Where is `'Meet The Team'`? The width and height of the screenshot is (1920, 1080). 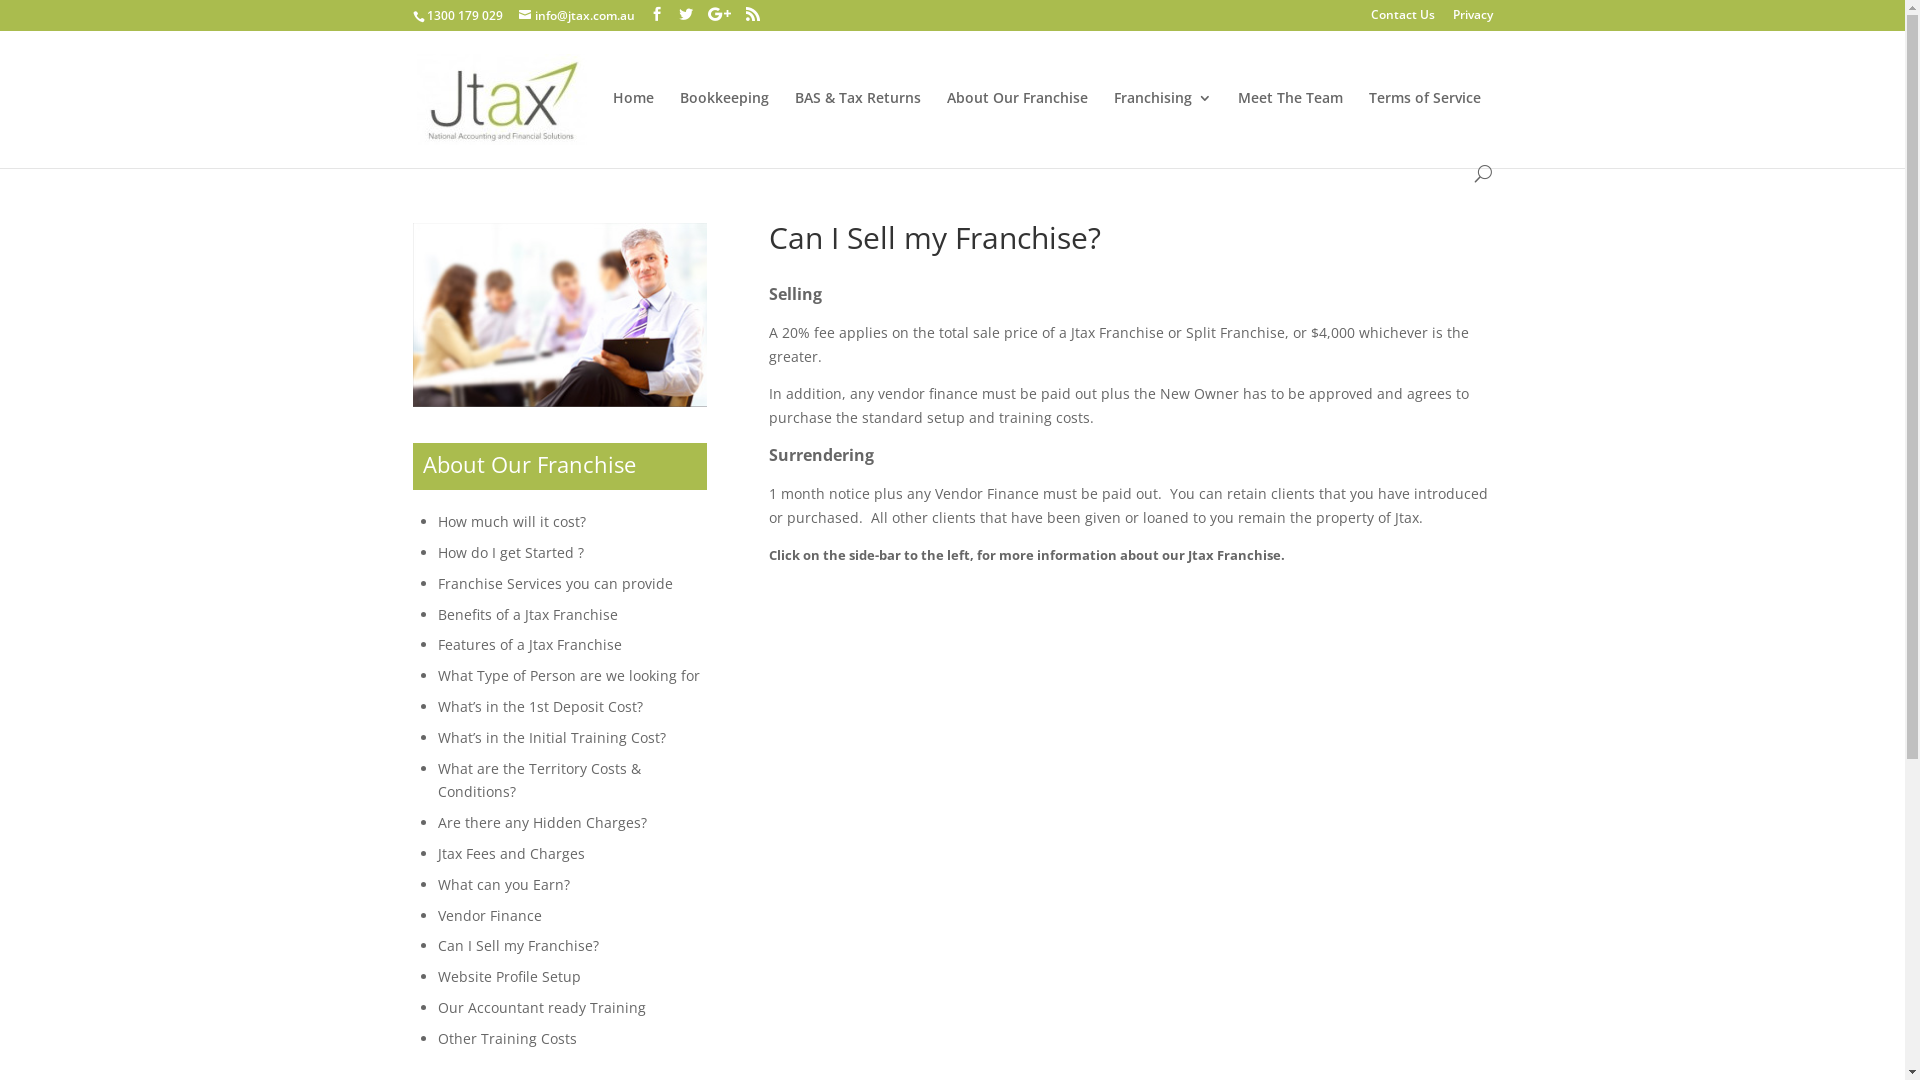 'Meet The Team' is located at coordinates (1290, 127).